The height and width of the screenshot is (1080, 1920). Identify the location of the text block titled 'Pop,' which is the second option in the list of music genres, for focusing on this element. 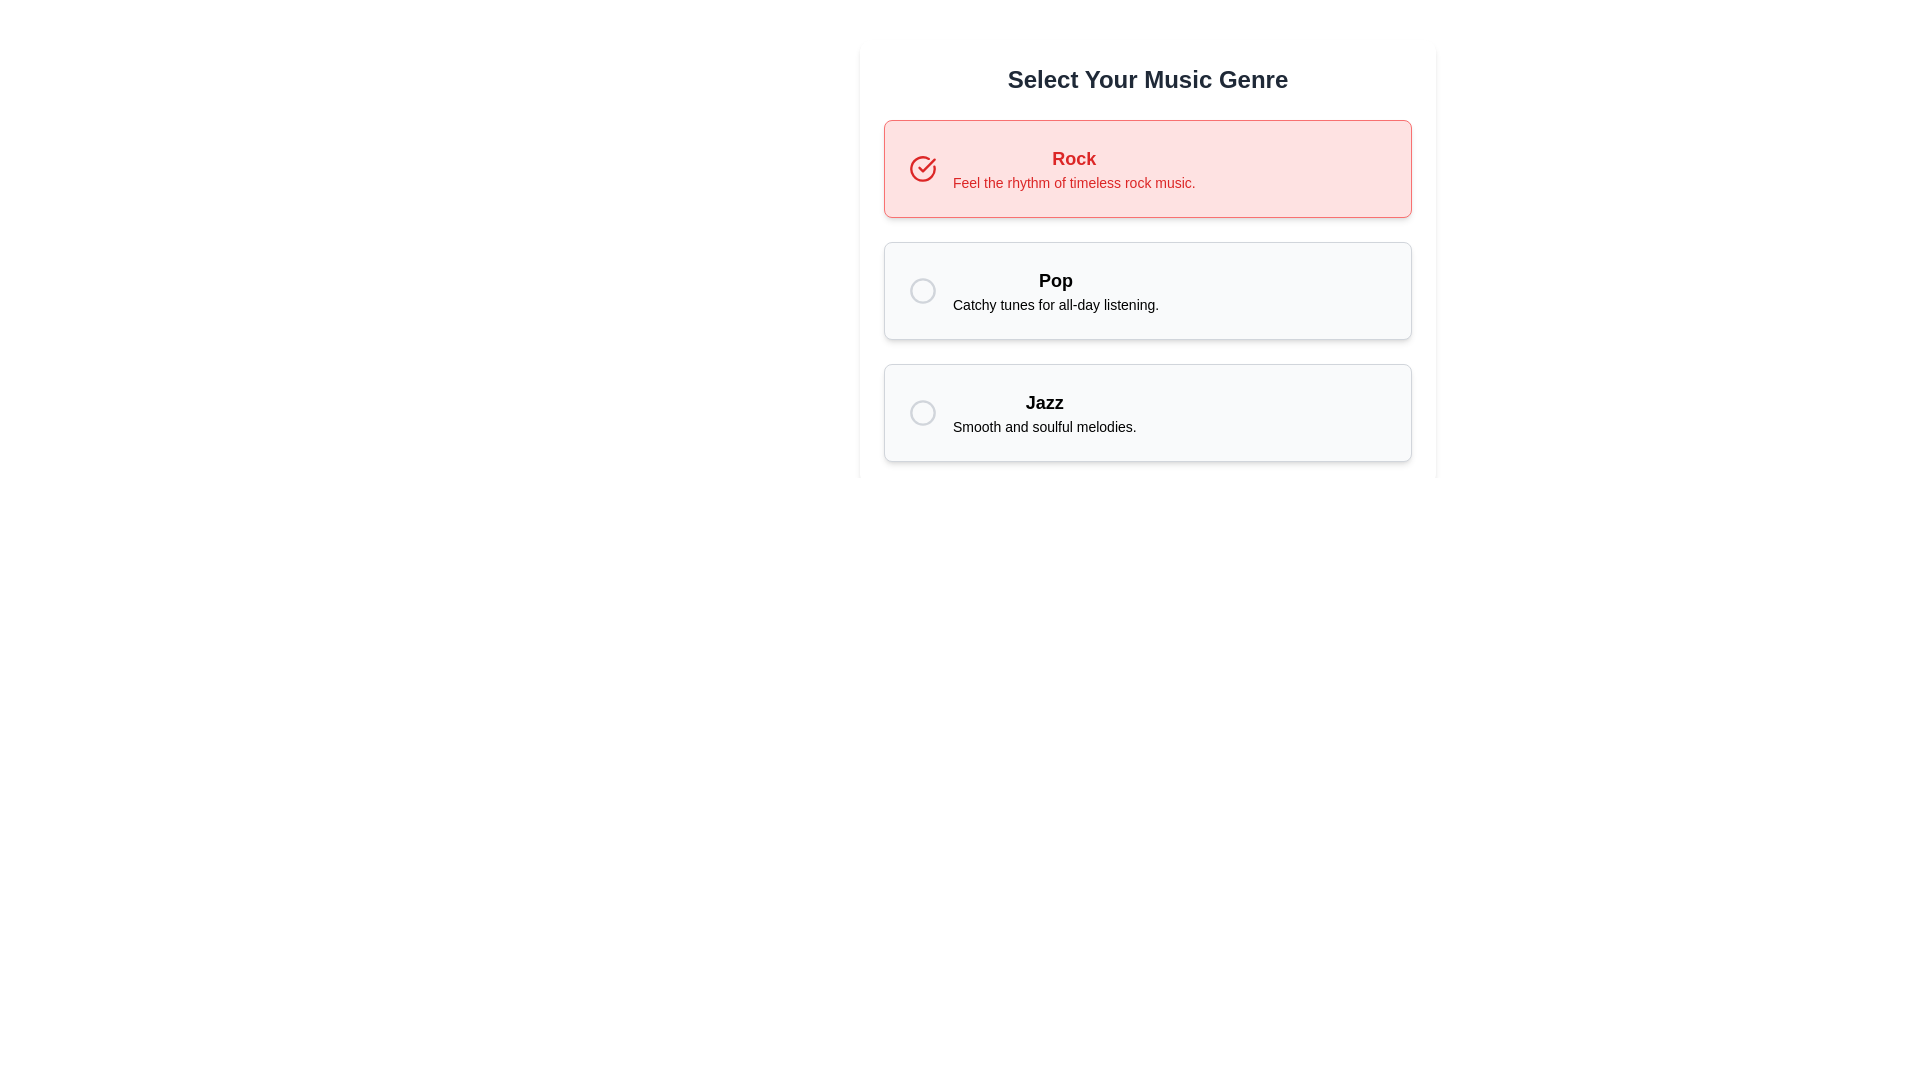
(1055, 290).